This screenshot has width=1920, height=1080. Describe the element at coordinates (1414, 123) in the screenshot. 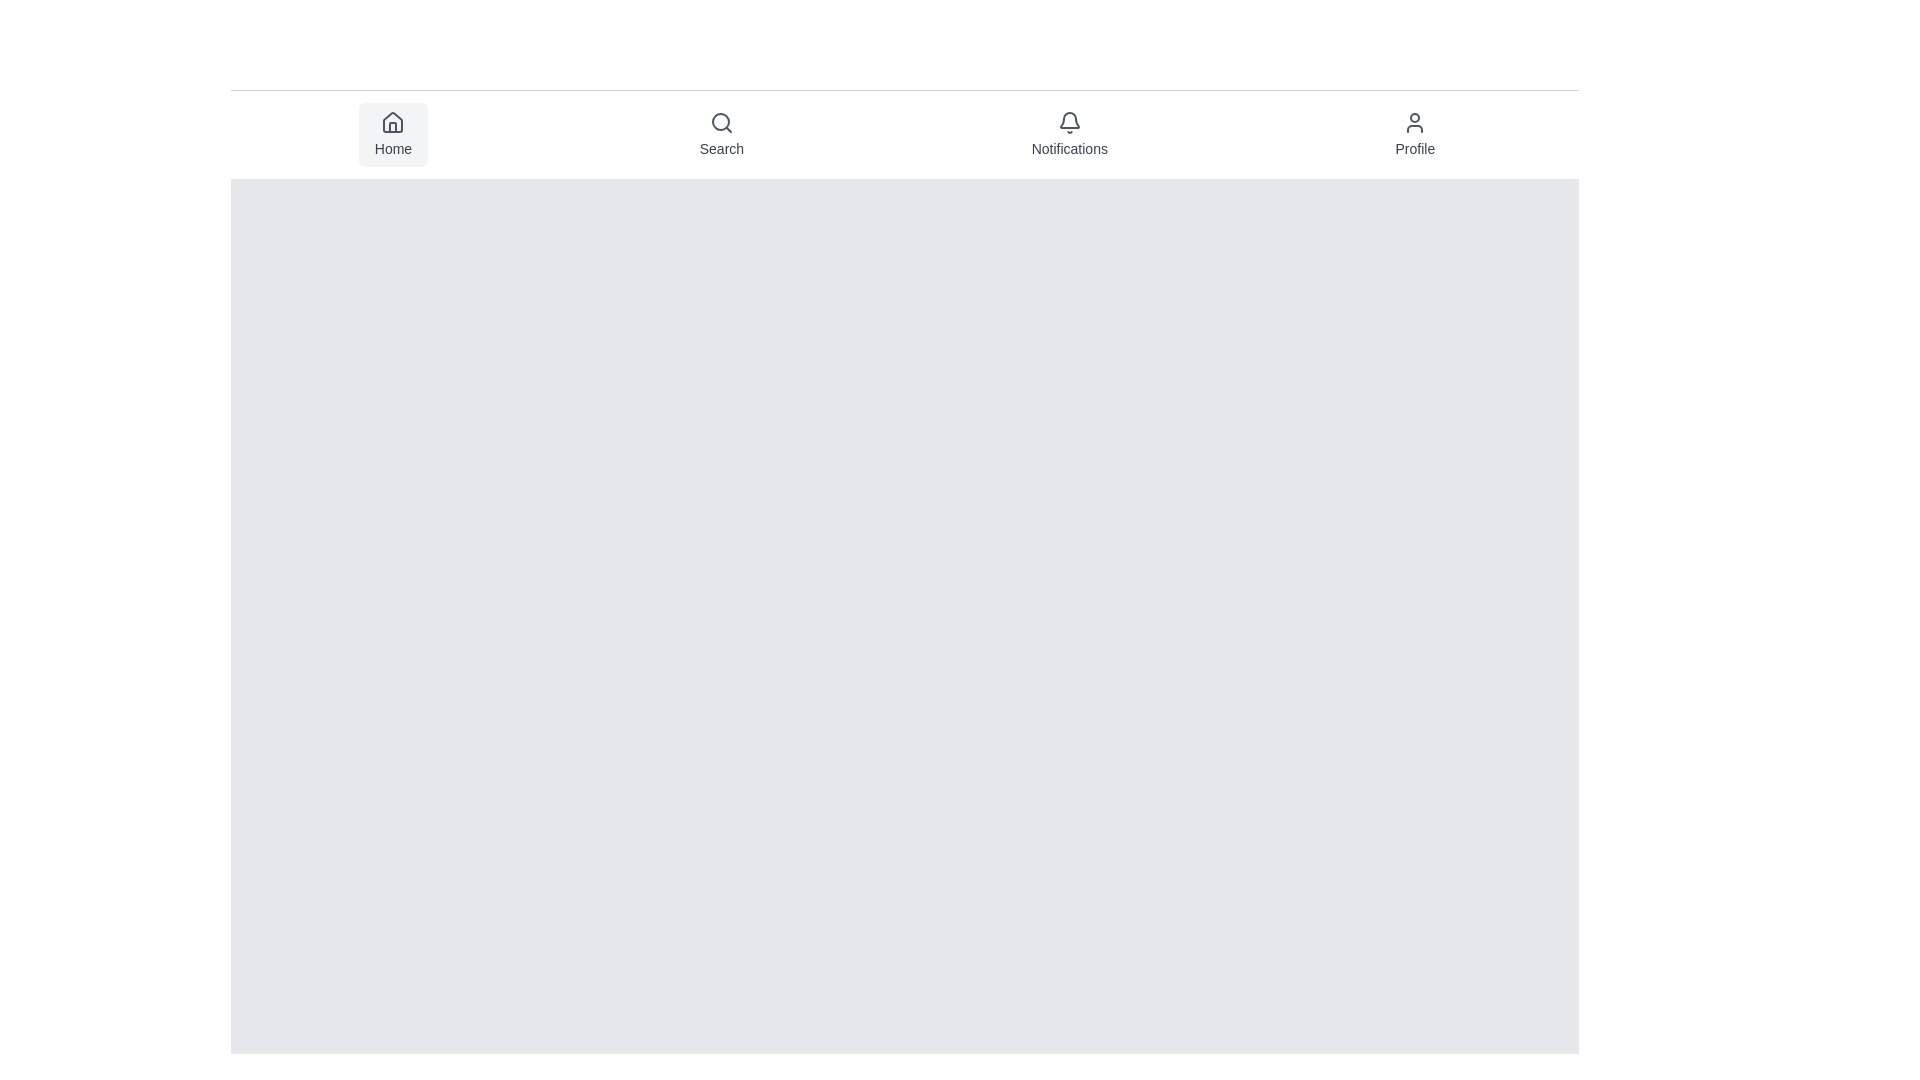

I see `the 'Profile' icon located in the navigation bar, which indicates user settings or account-related options` at that location.